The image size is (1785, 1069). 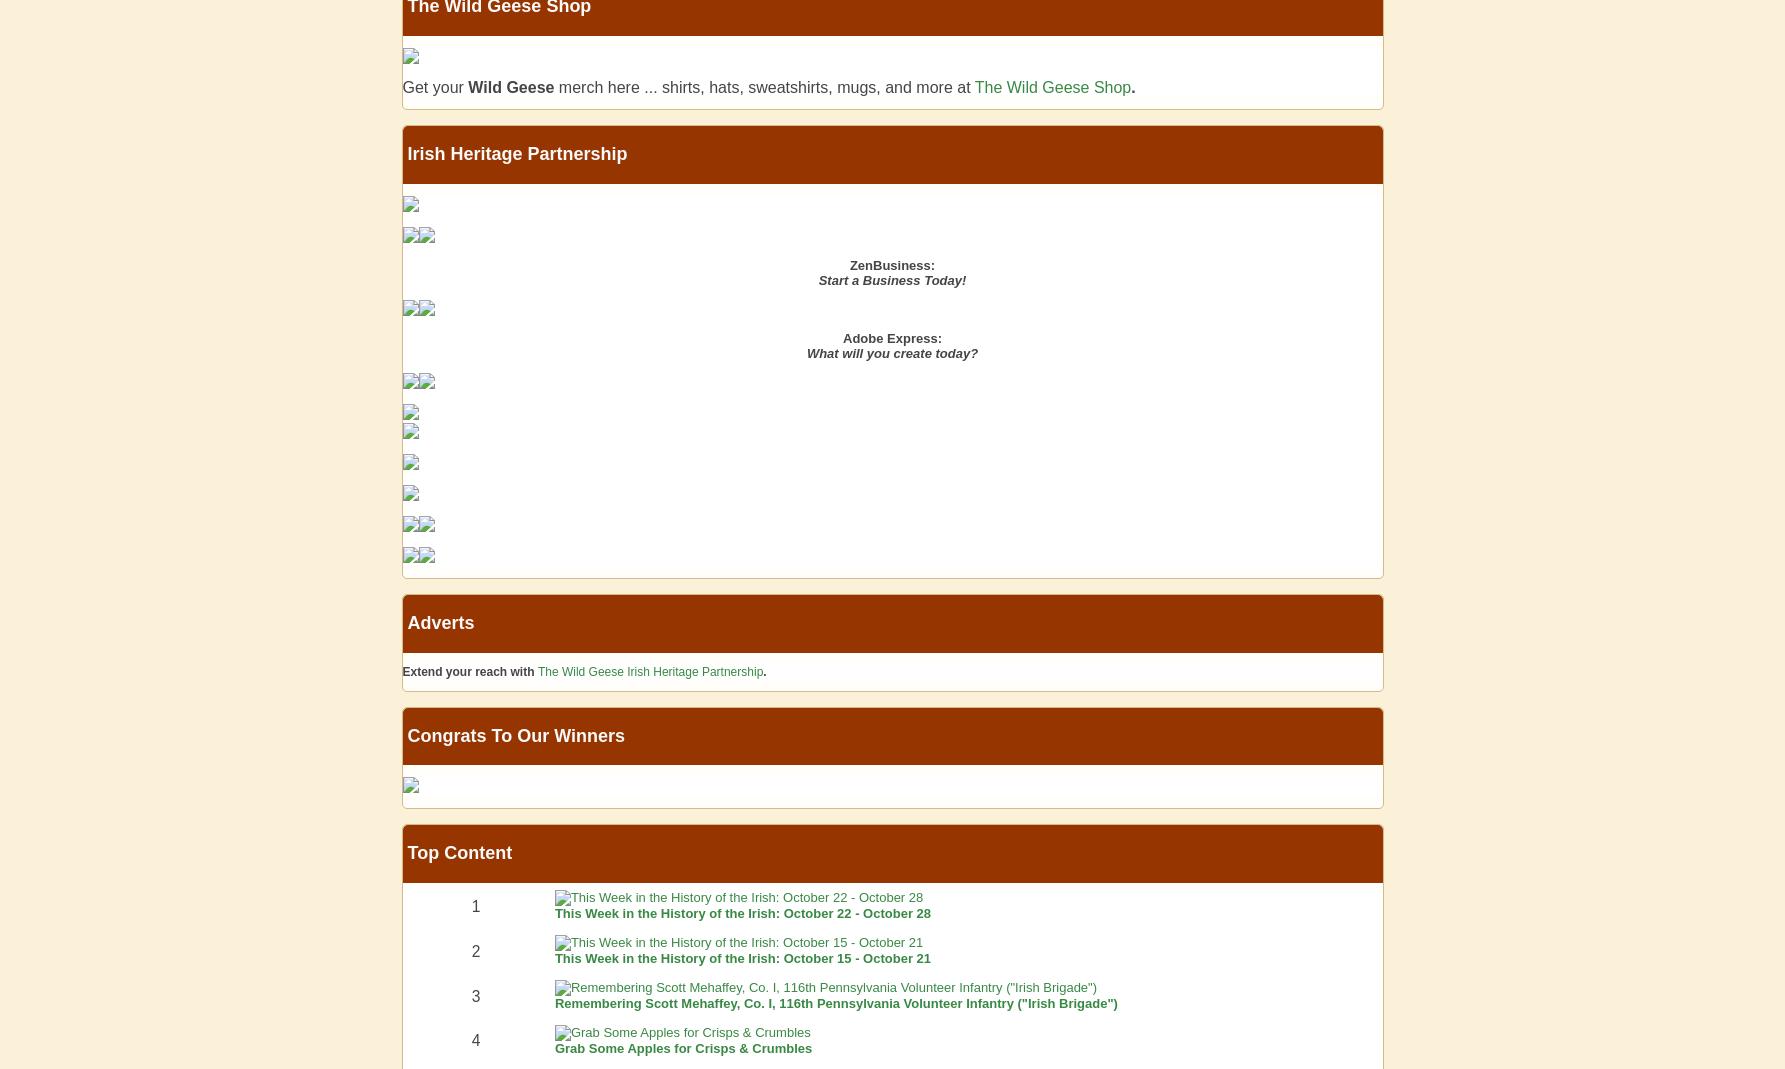 What do you see at coordinates (891, 278) in the screenshot?
I see `'Start a Business Today!'` at bounding box center [891, 278].